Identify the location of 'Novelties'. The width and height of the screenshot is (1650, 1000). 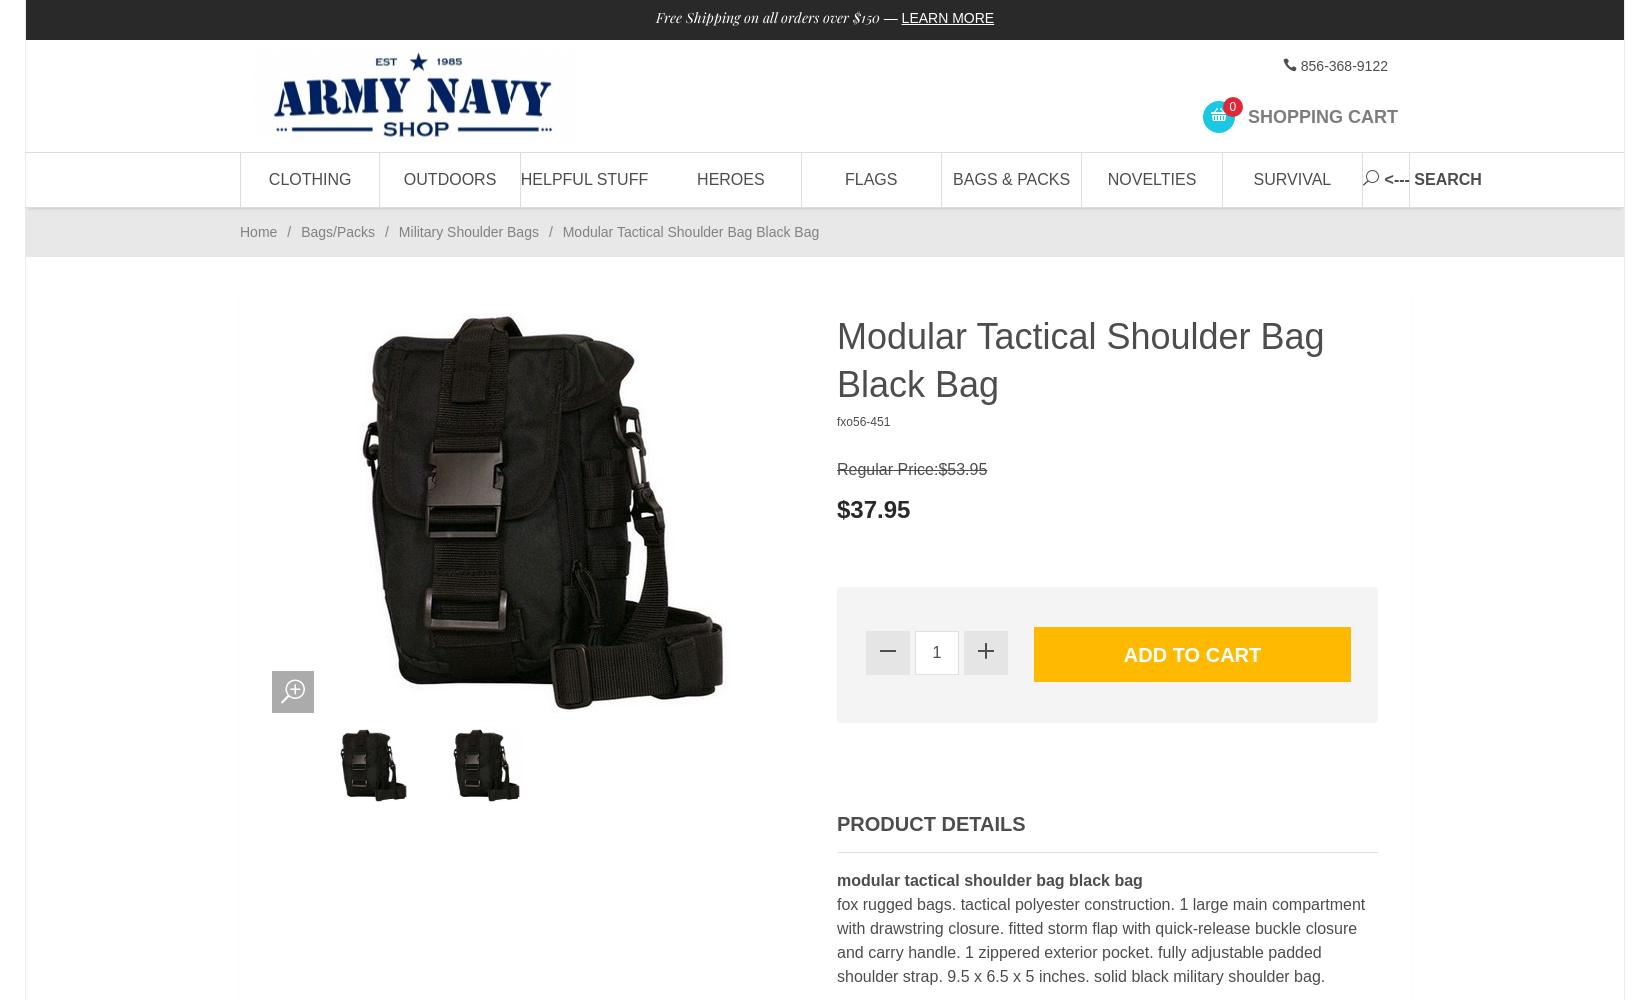
(1151, 179).